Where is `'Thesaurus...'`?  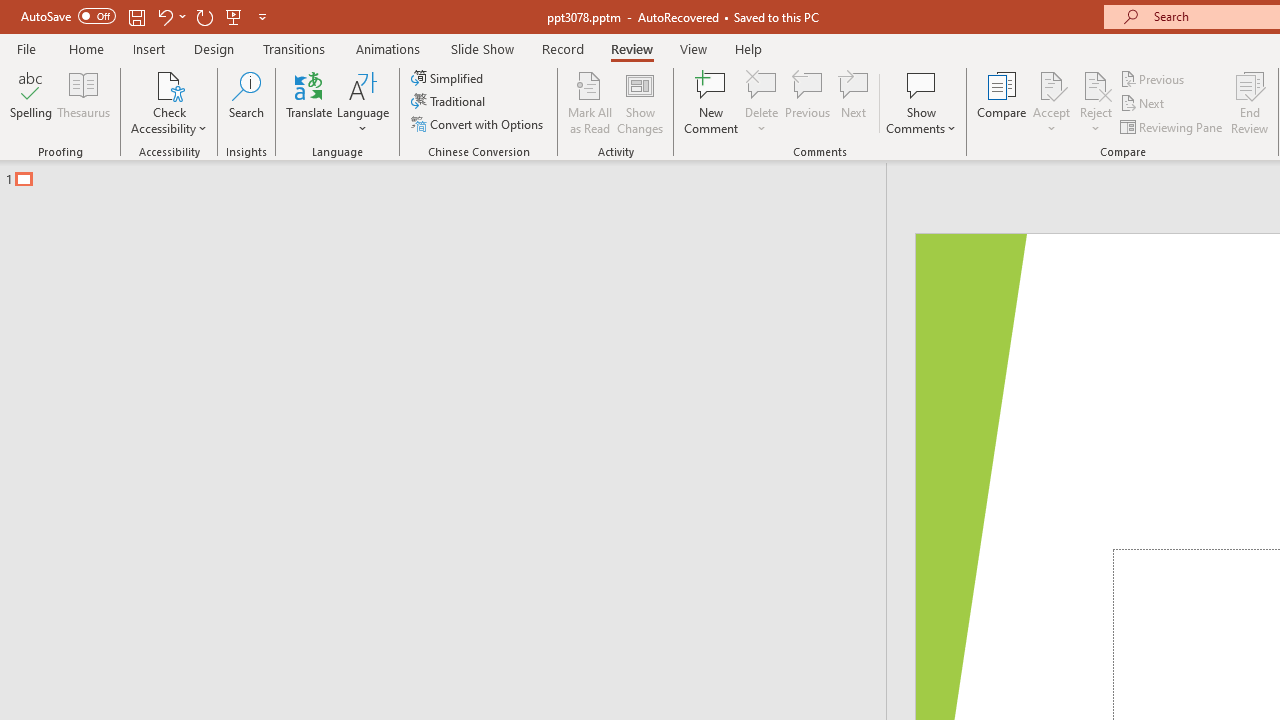
'Thesaurus...' is located at coordinates (82, 103).